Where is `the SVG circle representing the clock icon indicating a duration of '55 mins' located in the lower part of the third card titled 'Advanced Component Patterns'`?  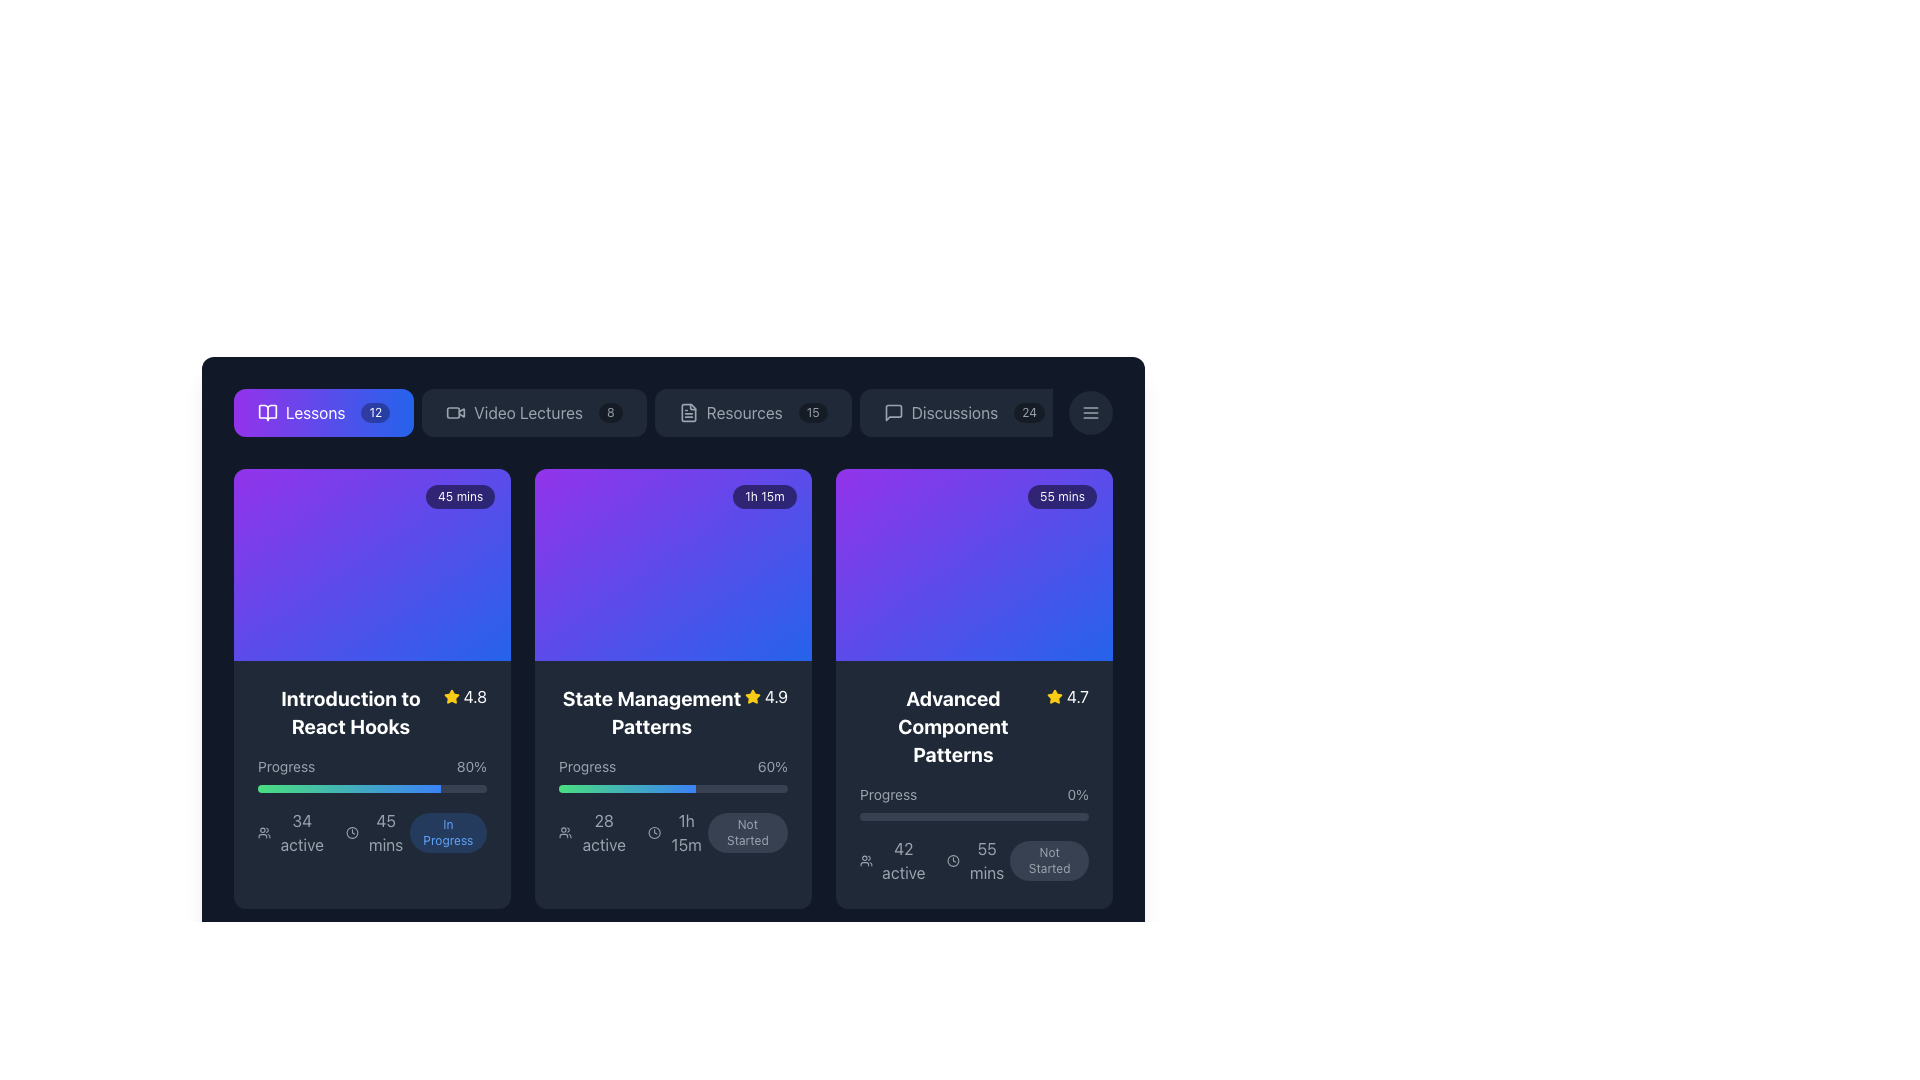 the SVG circle representing the clock icon indicating a duration of '55 mins' located in the lower part of the third card titled 'Advanced Component Patterns' is located at coordinates (952, 859).